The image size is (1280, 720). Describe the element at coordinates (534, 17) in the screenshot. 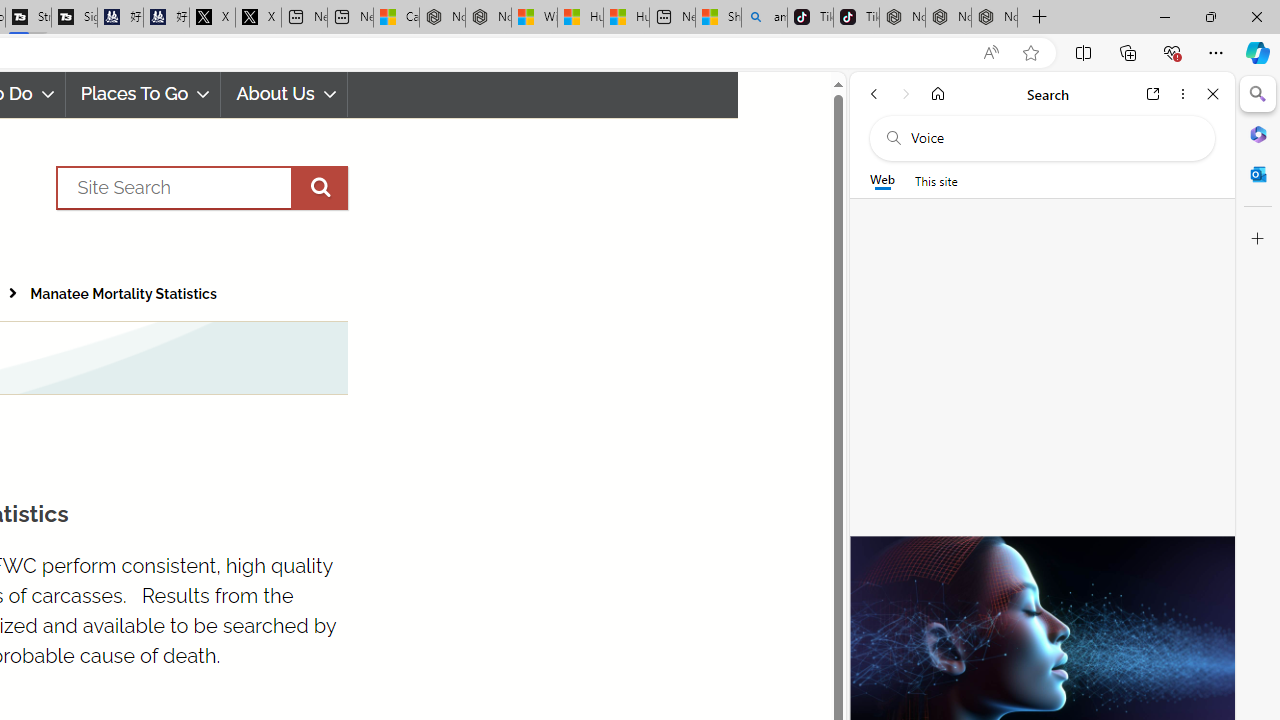

I see `'Wildlife - MSN'` at that location.